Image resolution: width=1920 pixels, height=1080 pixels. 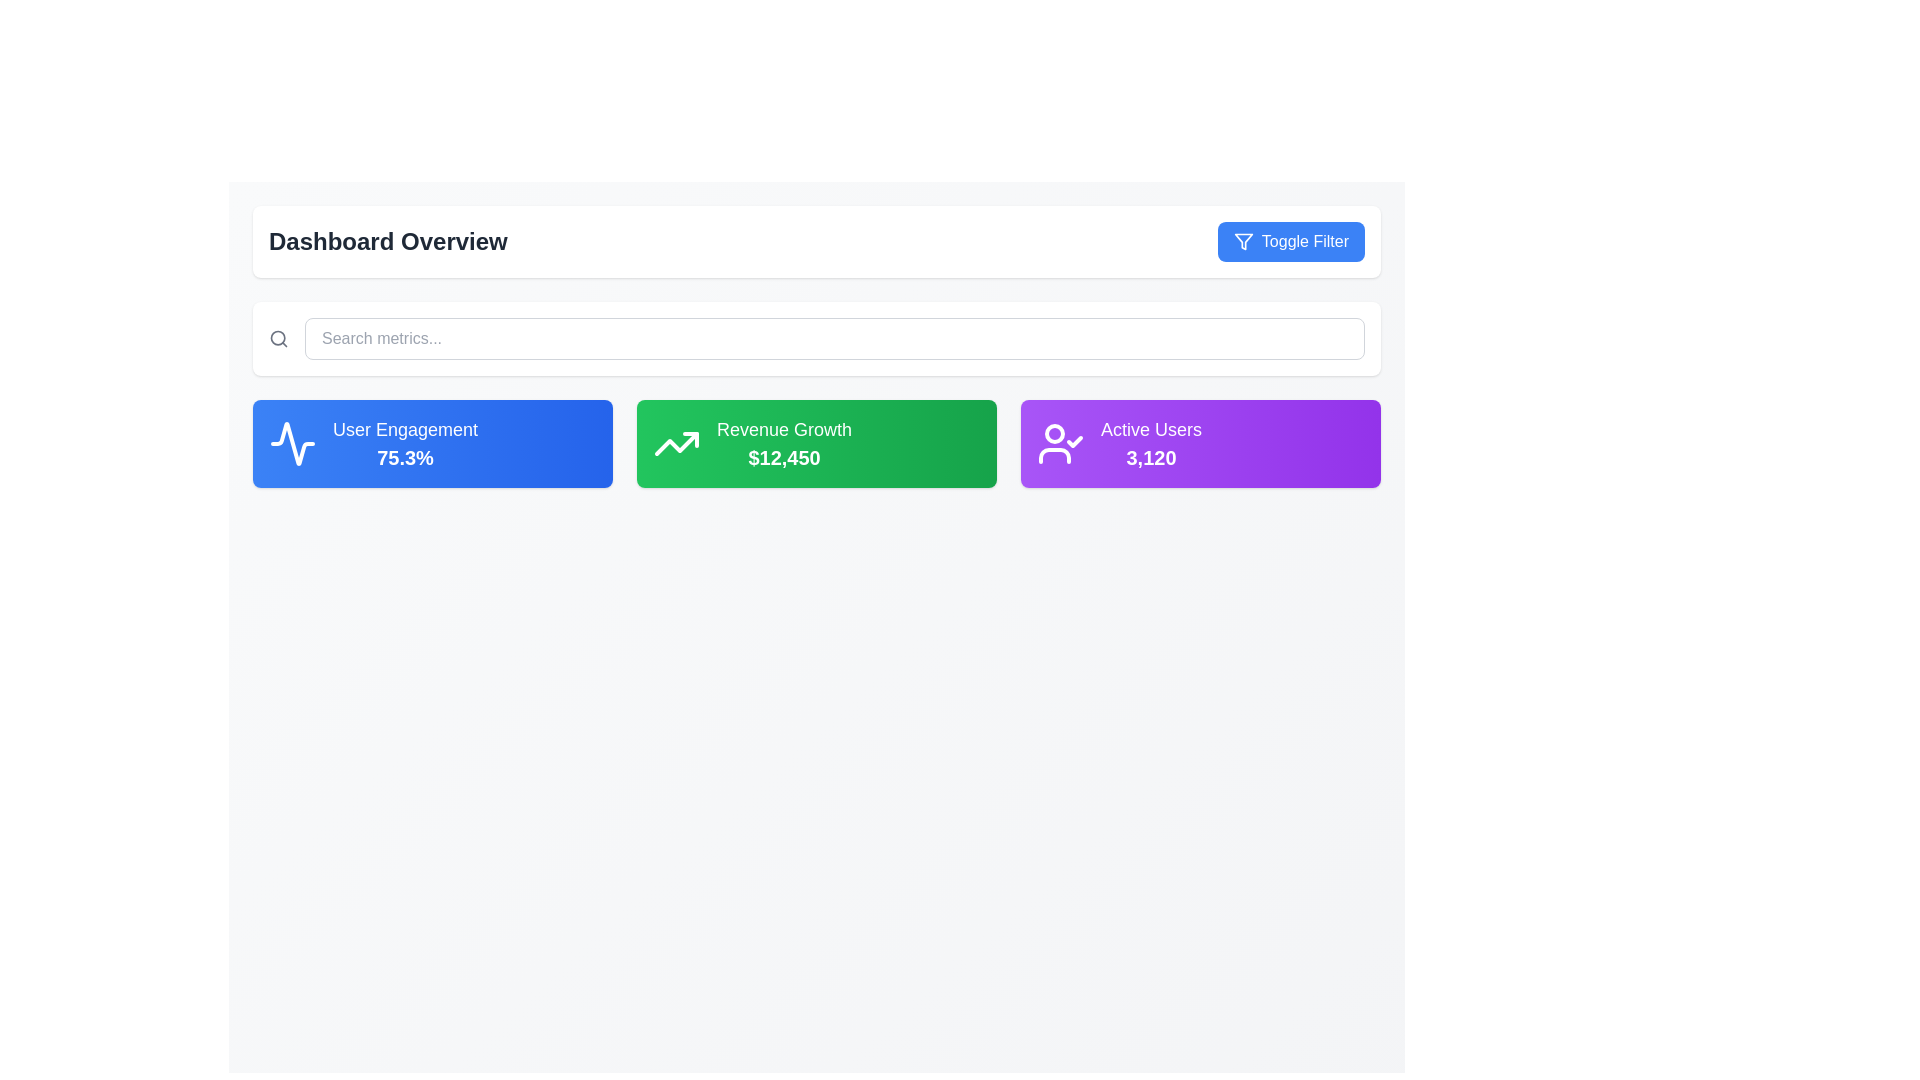 I want to click on the small circular SVG element that is part of the user icon, located near the top-left portion of the graphic, so click(x=1054, y=433).